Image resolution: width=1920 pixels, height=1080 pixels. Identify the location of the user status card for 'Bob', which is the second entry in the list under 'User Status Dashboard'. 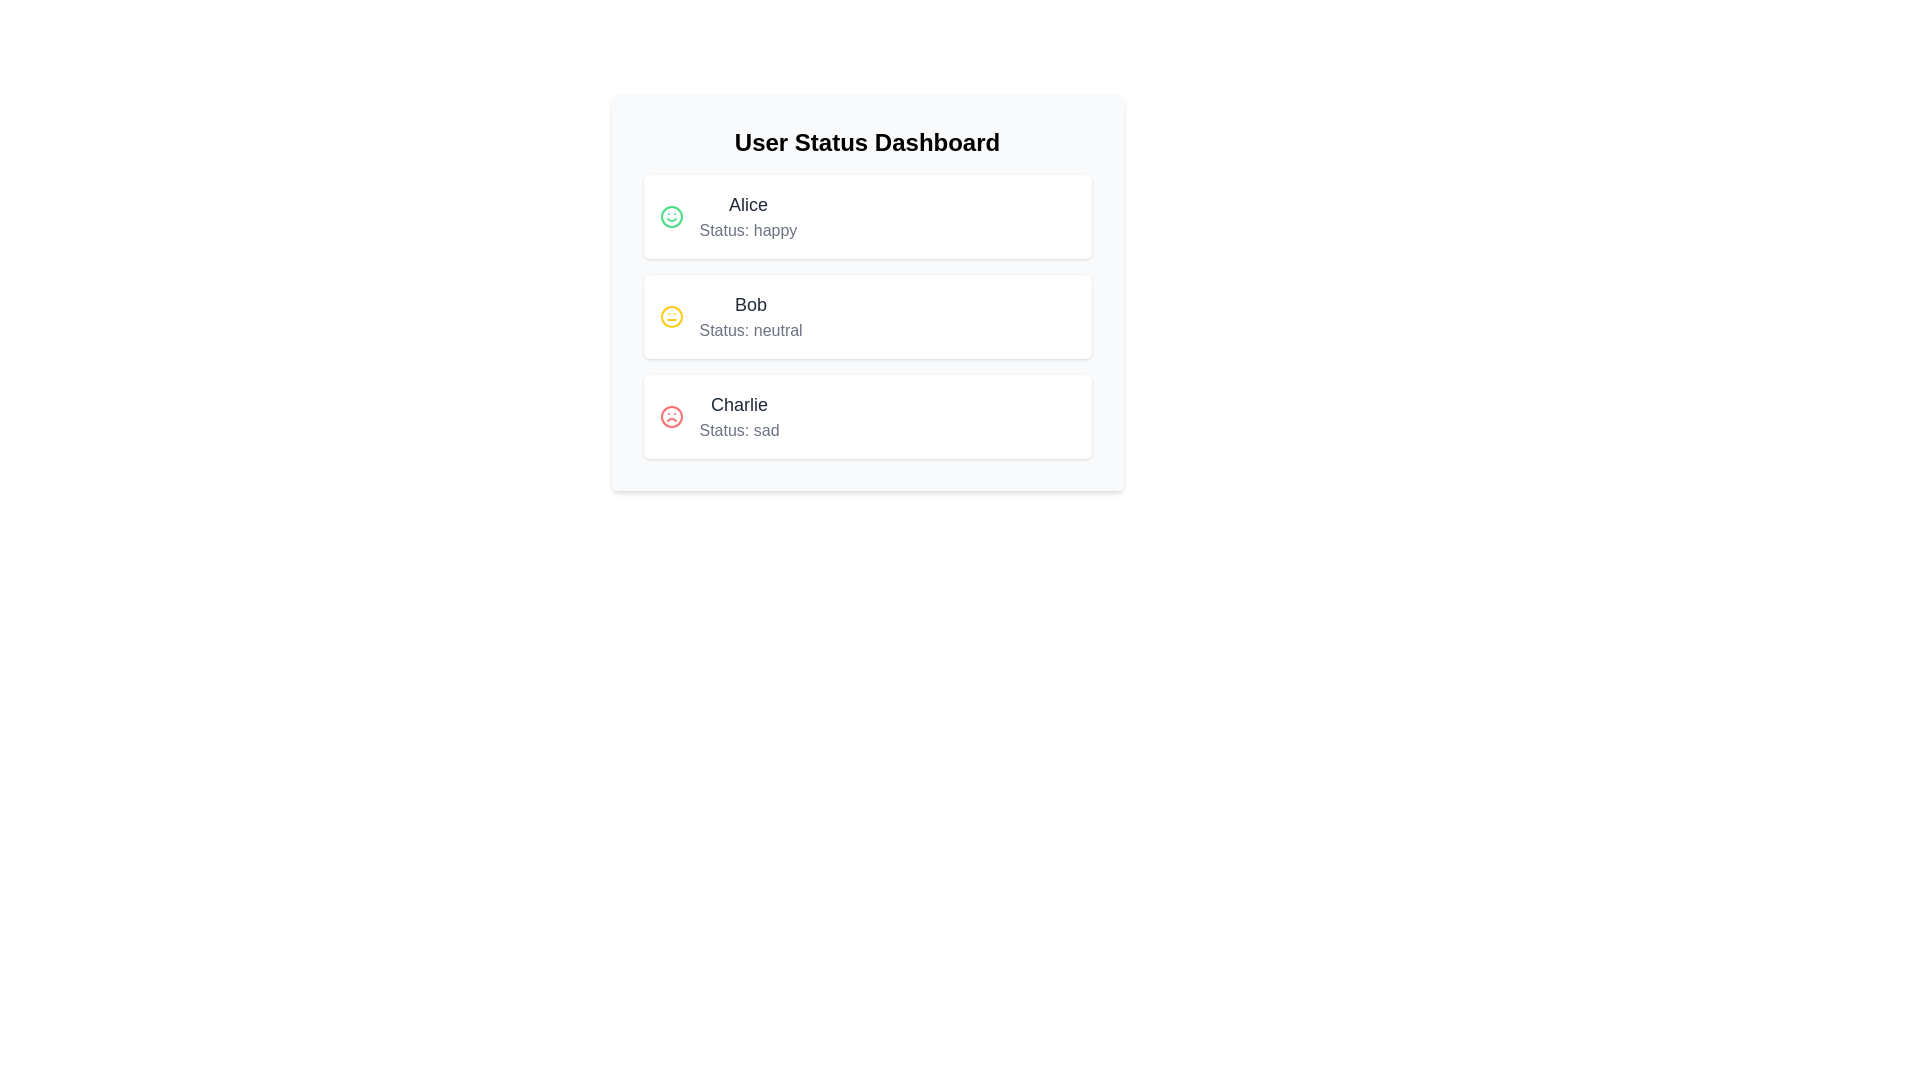
(867, 293).